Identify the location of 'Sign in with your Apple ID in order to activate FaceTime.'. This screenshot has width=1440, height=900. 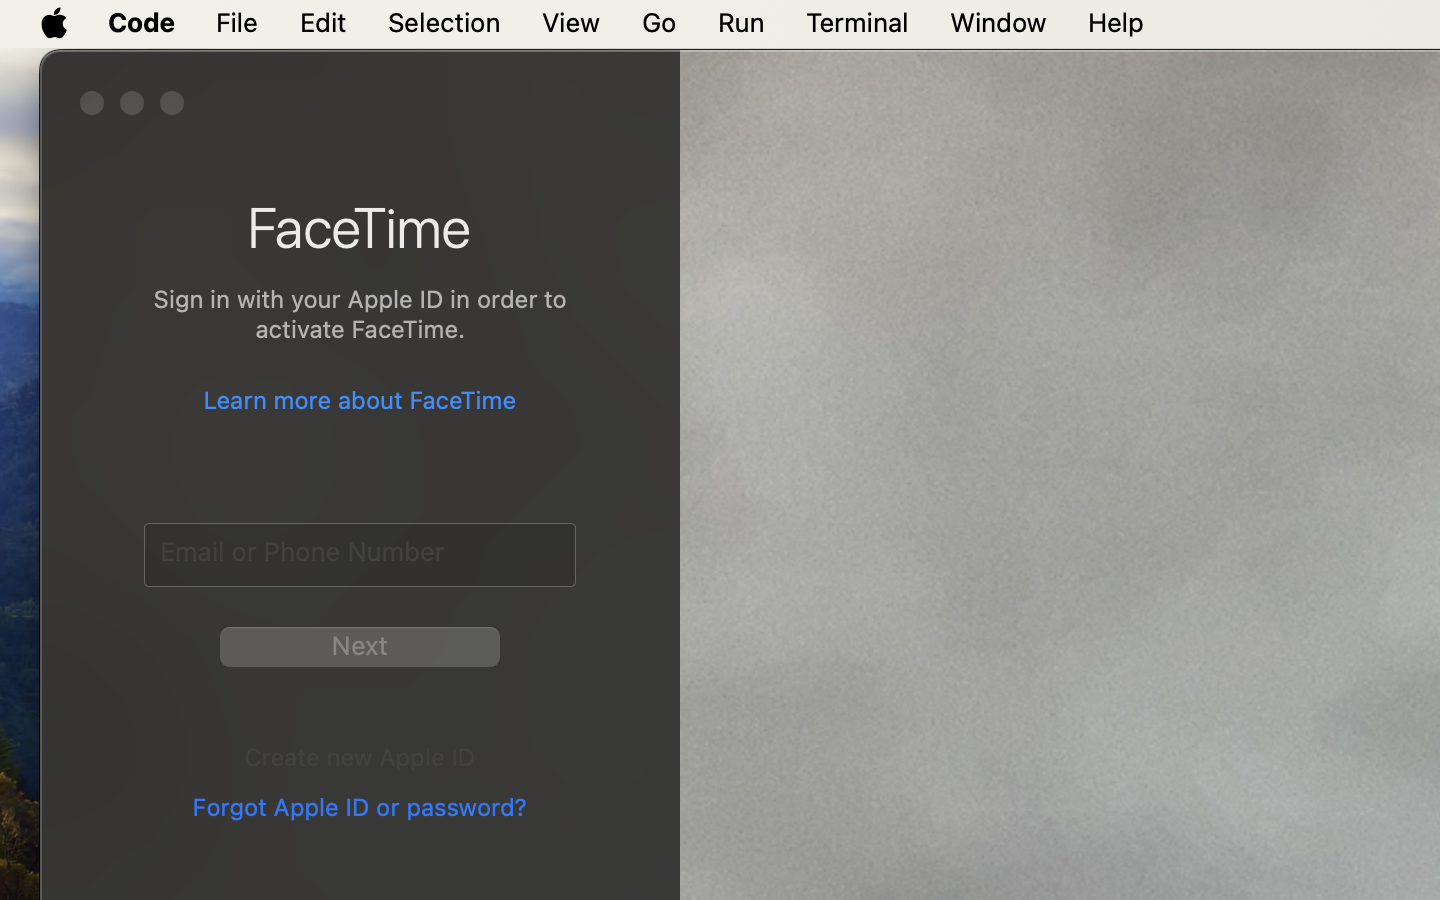
(360, 316).